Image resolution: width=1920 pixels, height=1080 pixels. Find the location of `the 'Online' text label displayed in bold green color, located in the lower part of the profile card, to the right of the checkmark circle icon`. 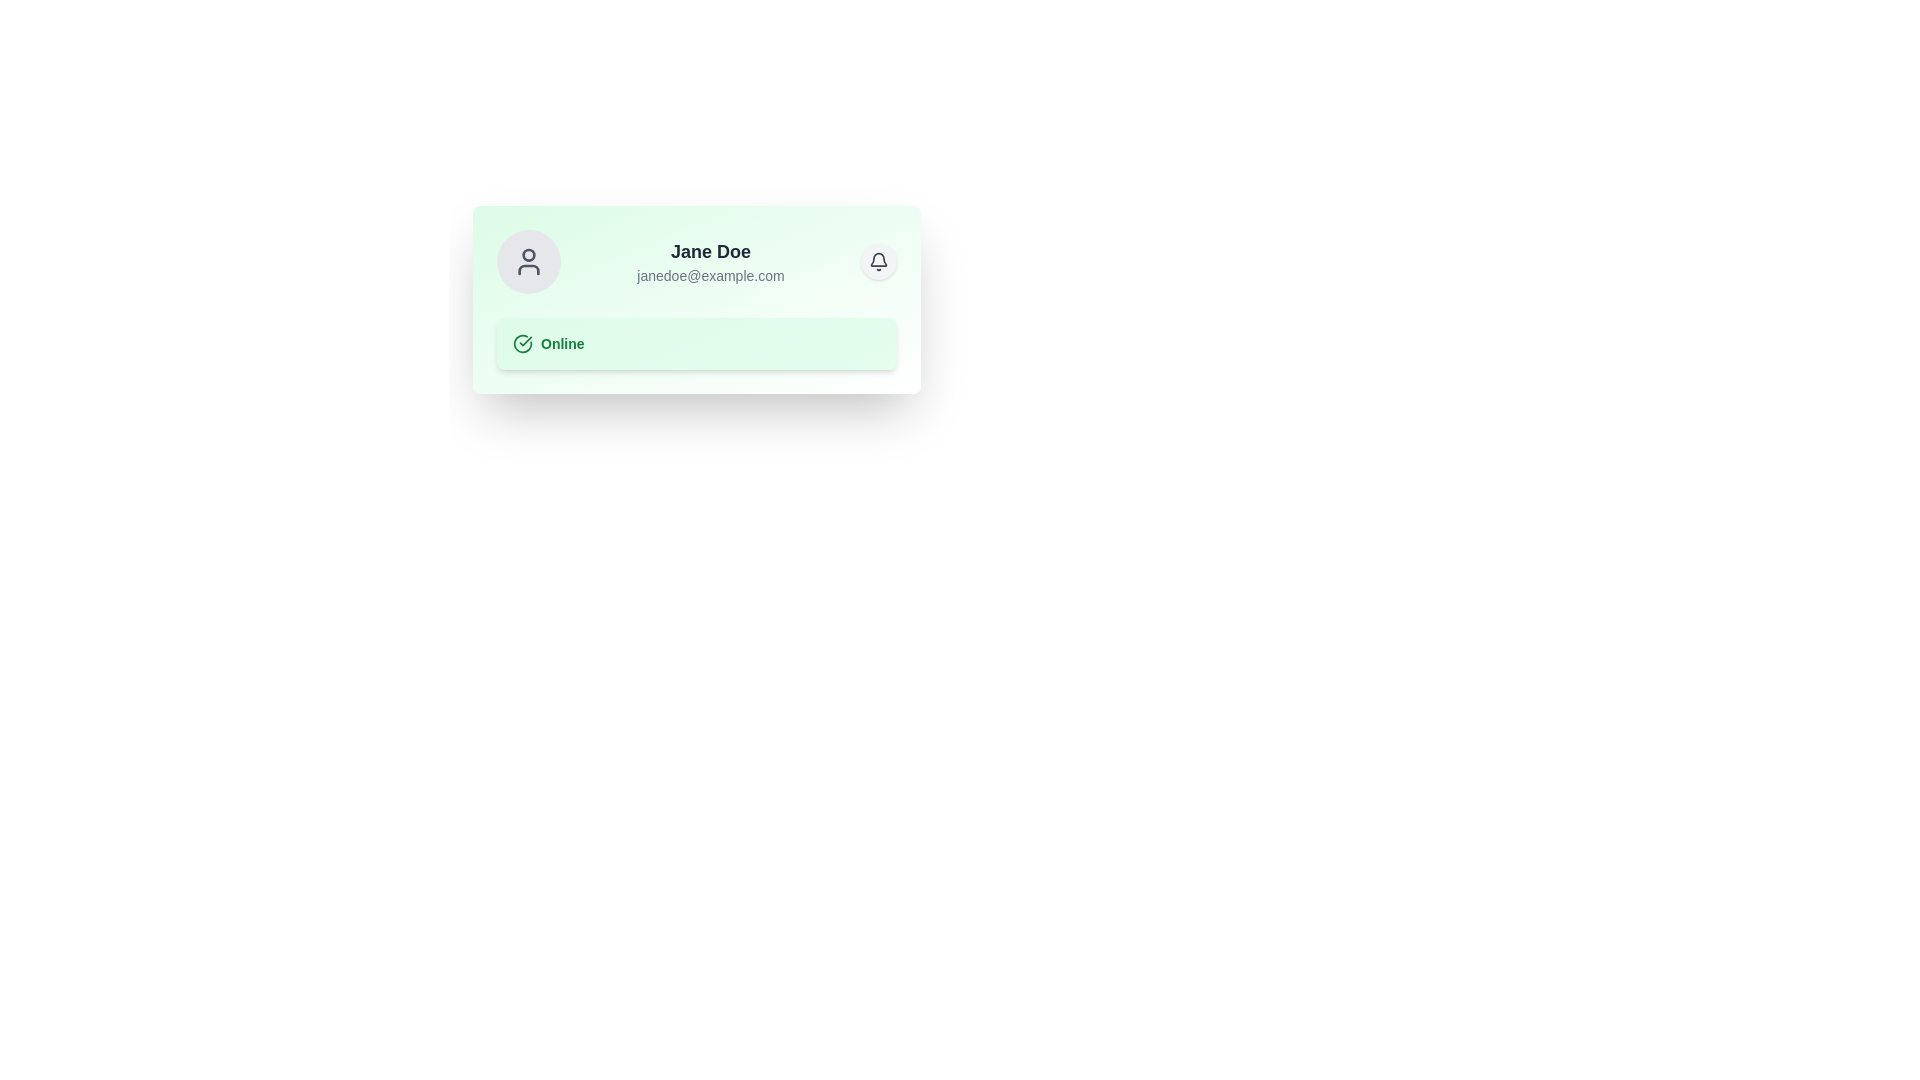

the 'Online' text label displayed in bold green color, located in the lower part of the profile card, to the right of the checkmark circle icon is located at coordinates (561, 342).